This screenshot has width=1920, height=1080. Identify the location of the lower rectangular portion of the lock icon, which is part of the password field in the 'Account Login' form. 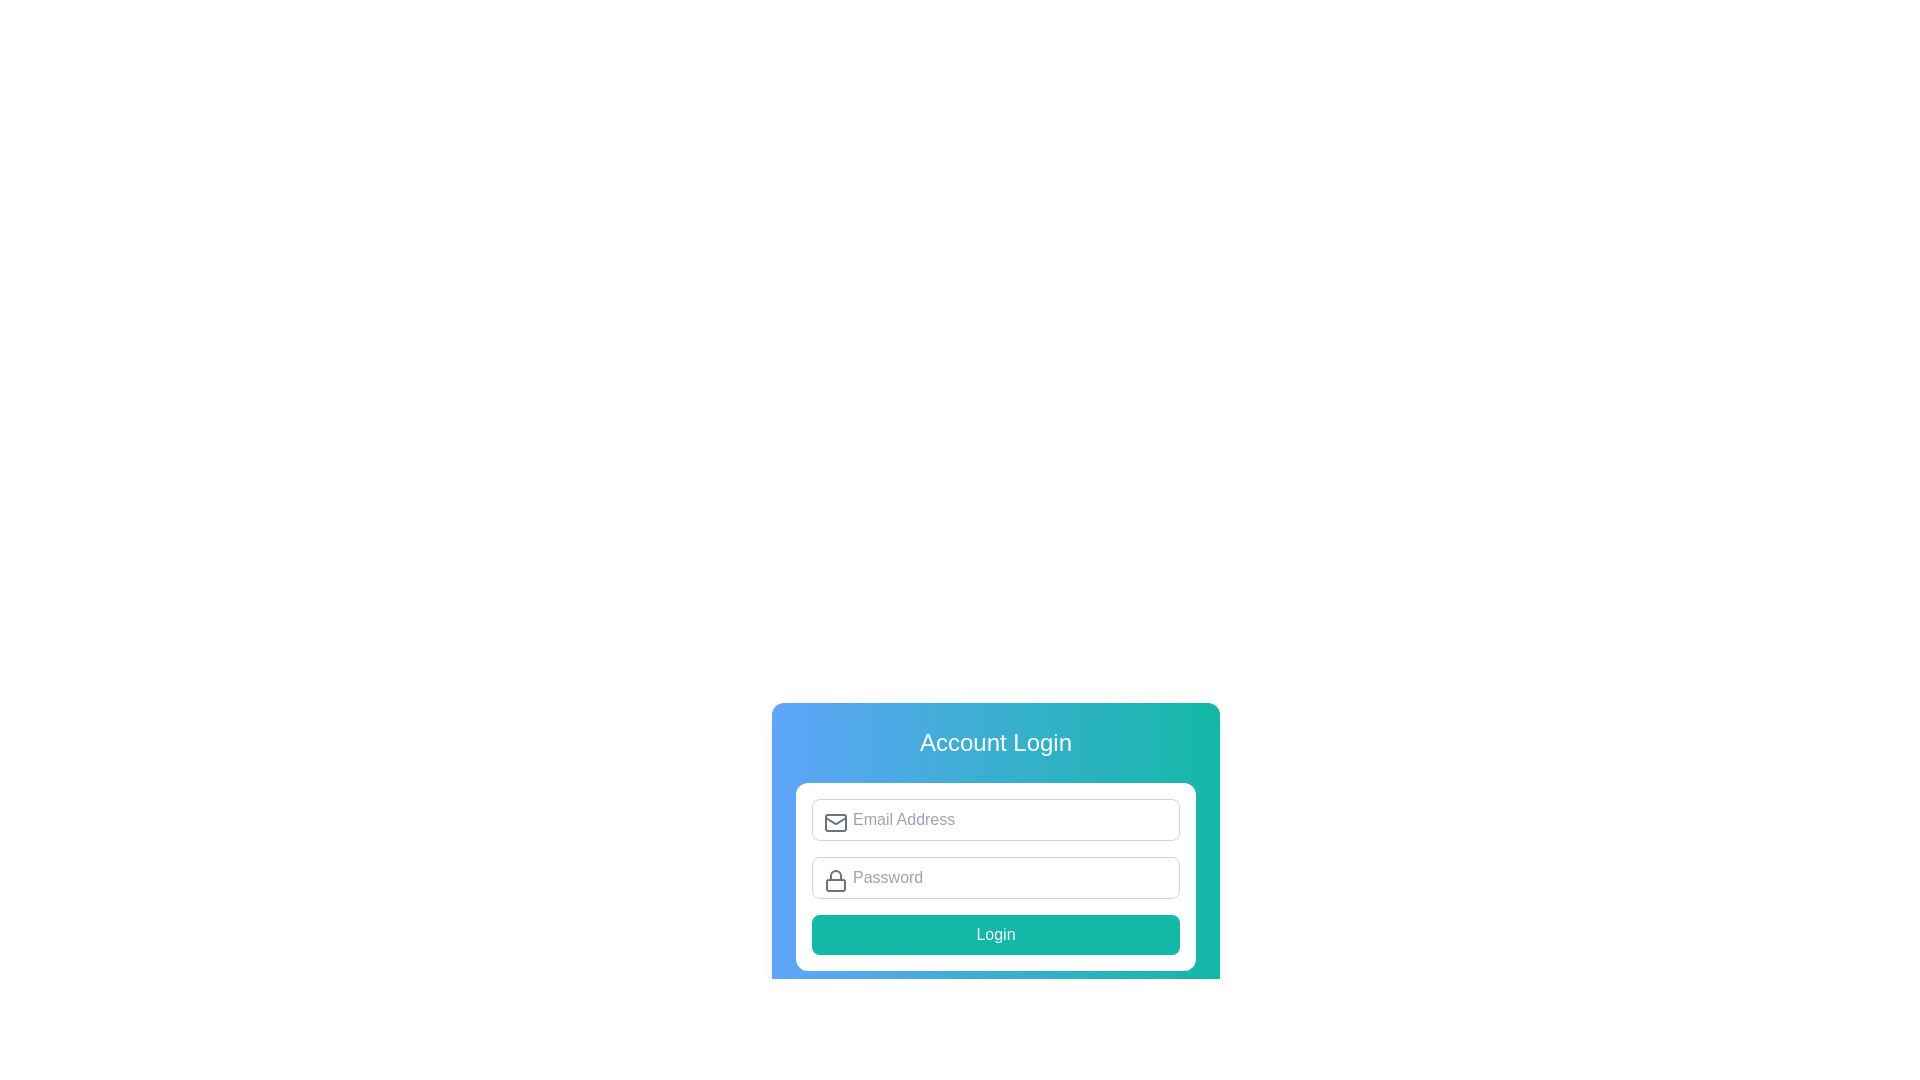
(835, 883).